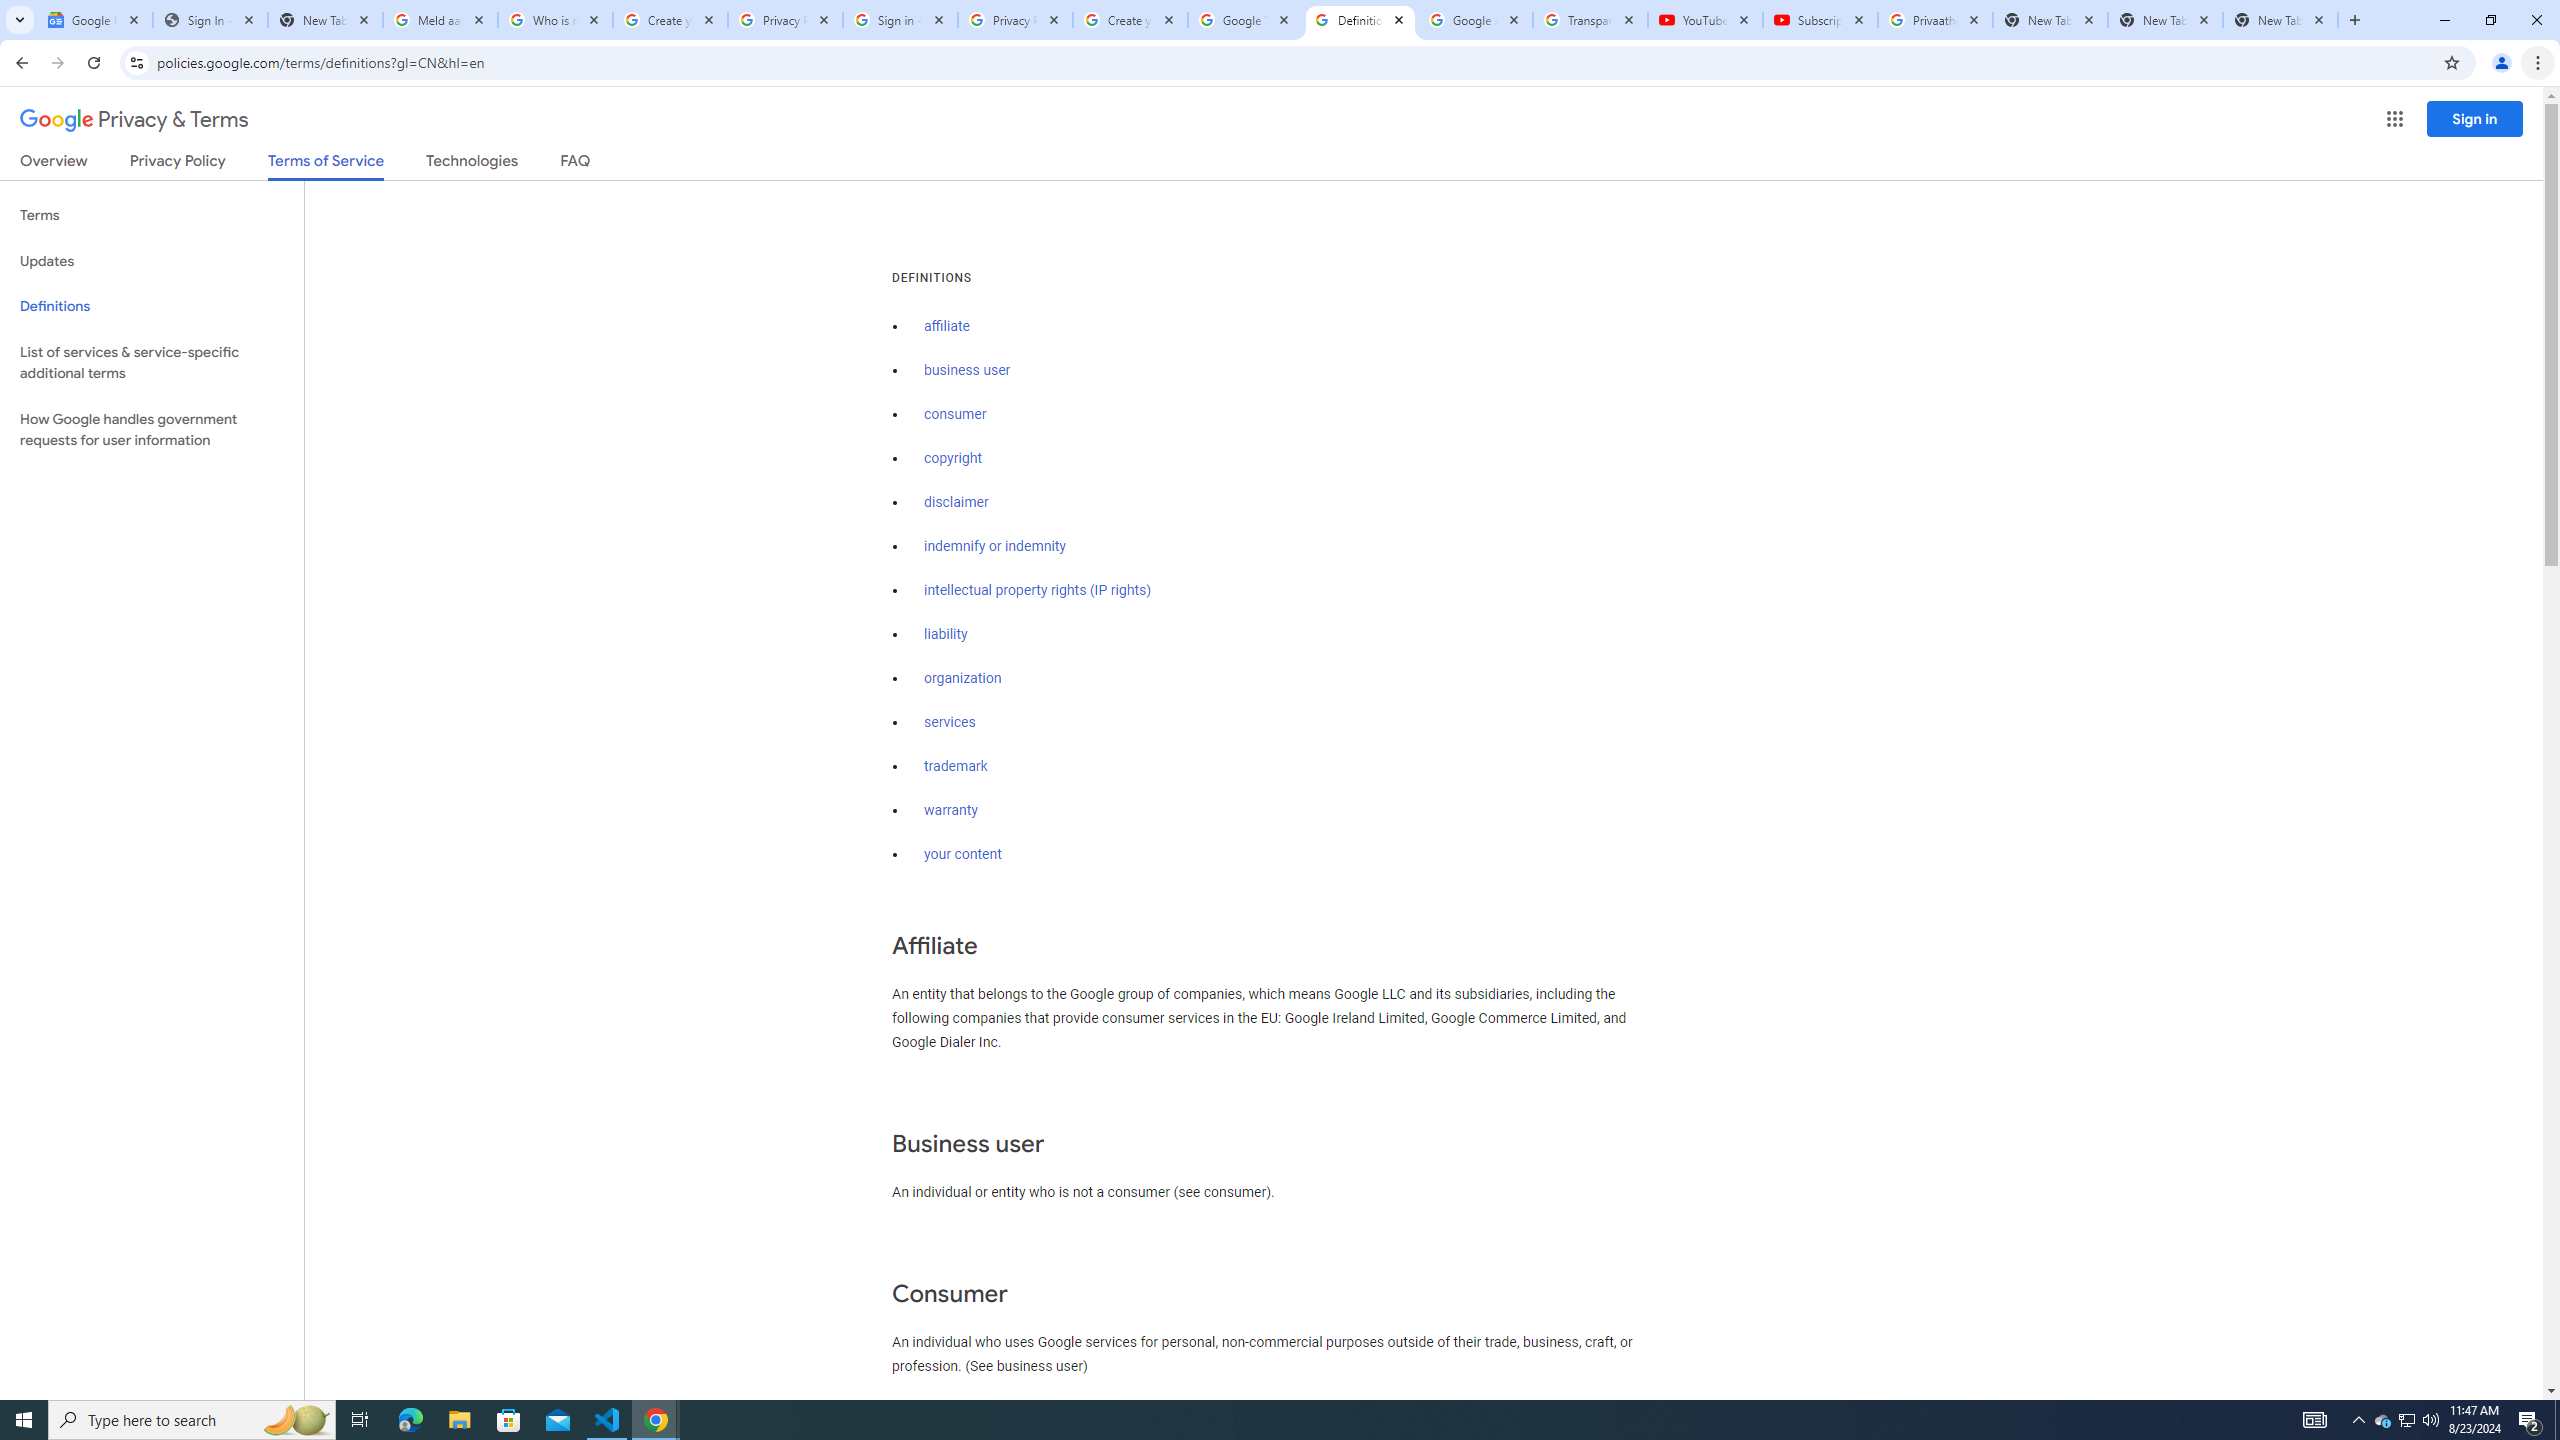  Describe the element at coordinates (955, 413) in the screenshot. I see `'consumer'` at that location.